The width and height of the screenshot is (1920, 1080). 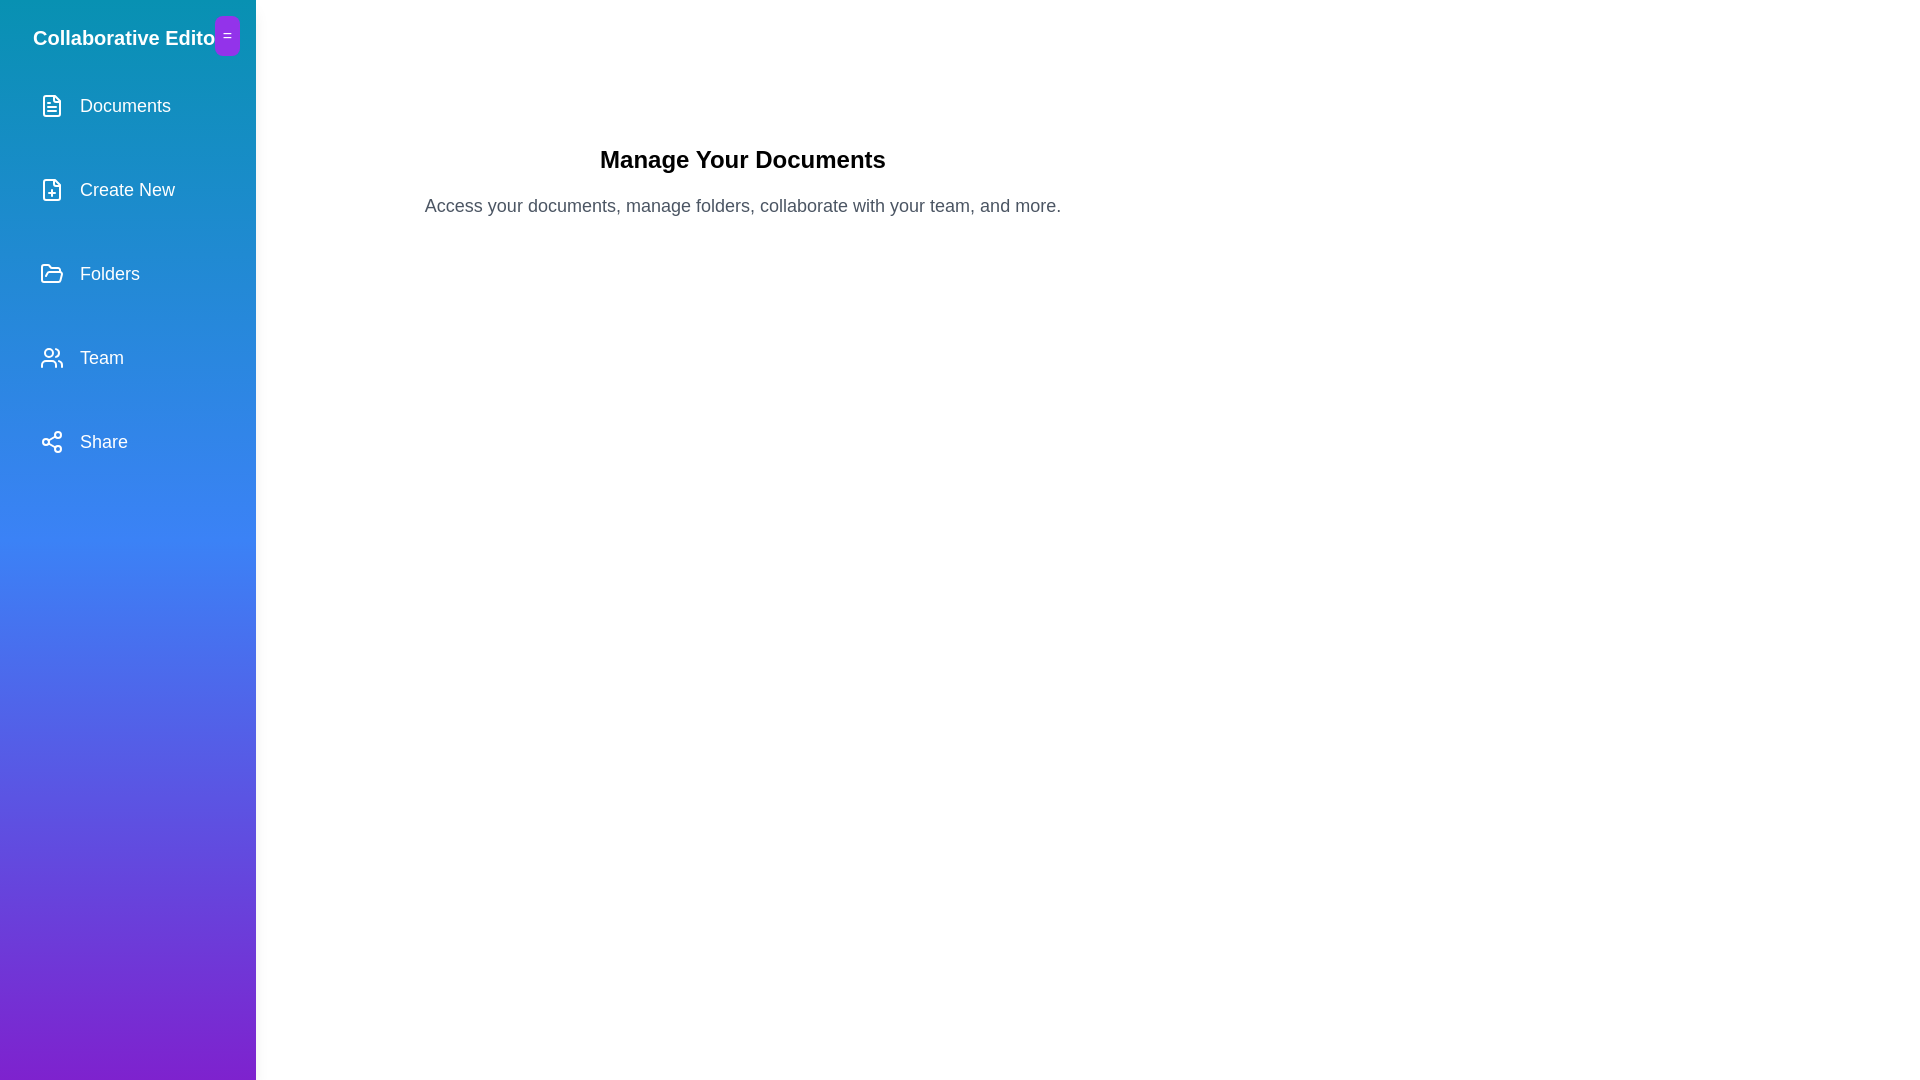 What do you see at coordinates (127, 441) in the screenshot?
I see `the menu item labeled Share from the drawer` at bounding box center [127, 441].